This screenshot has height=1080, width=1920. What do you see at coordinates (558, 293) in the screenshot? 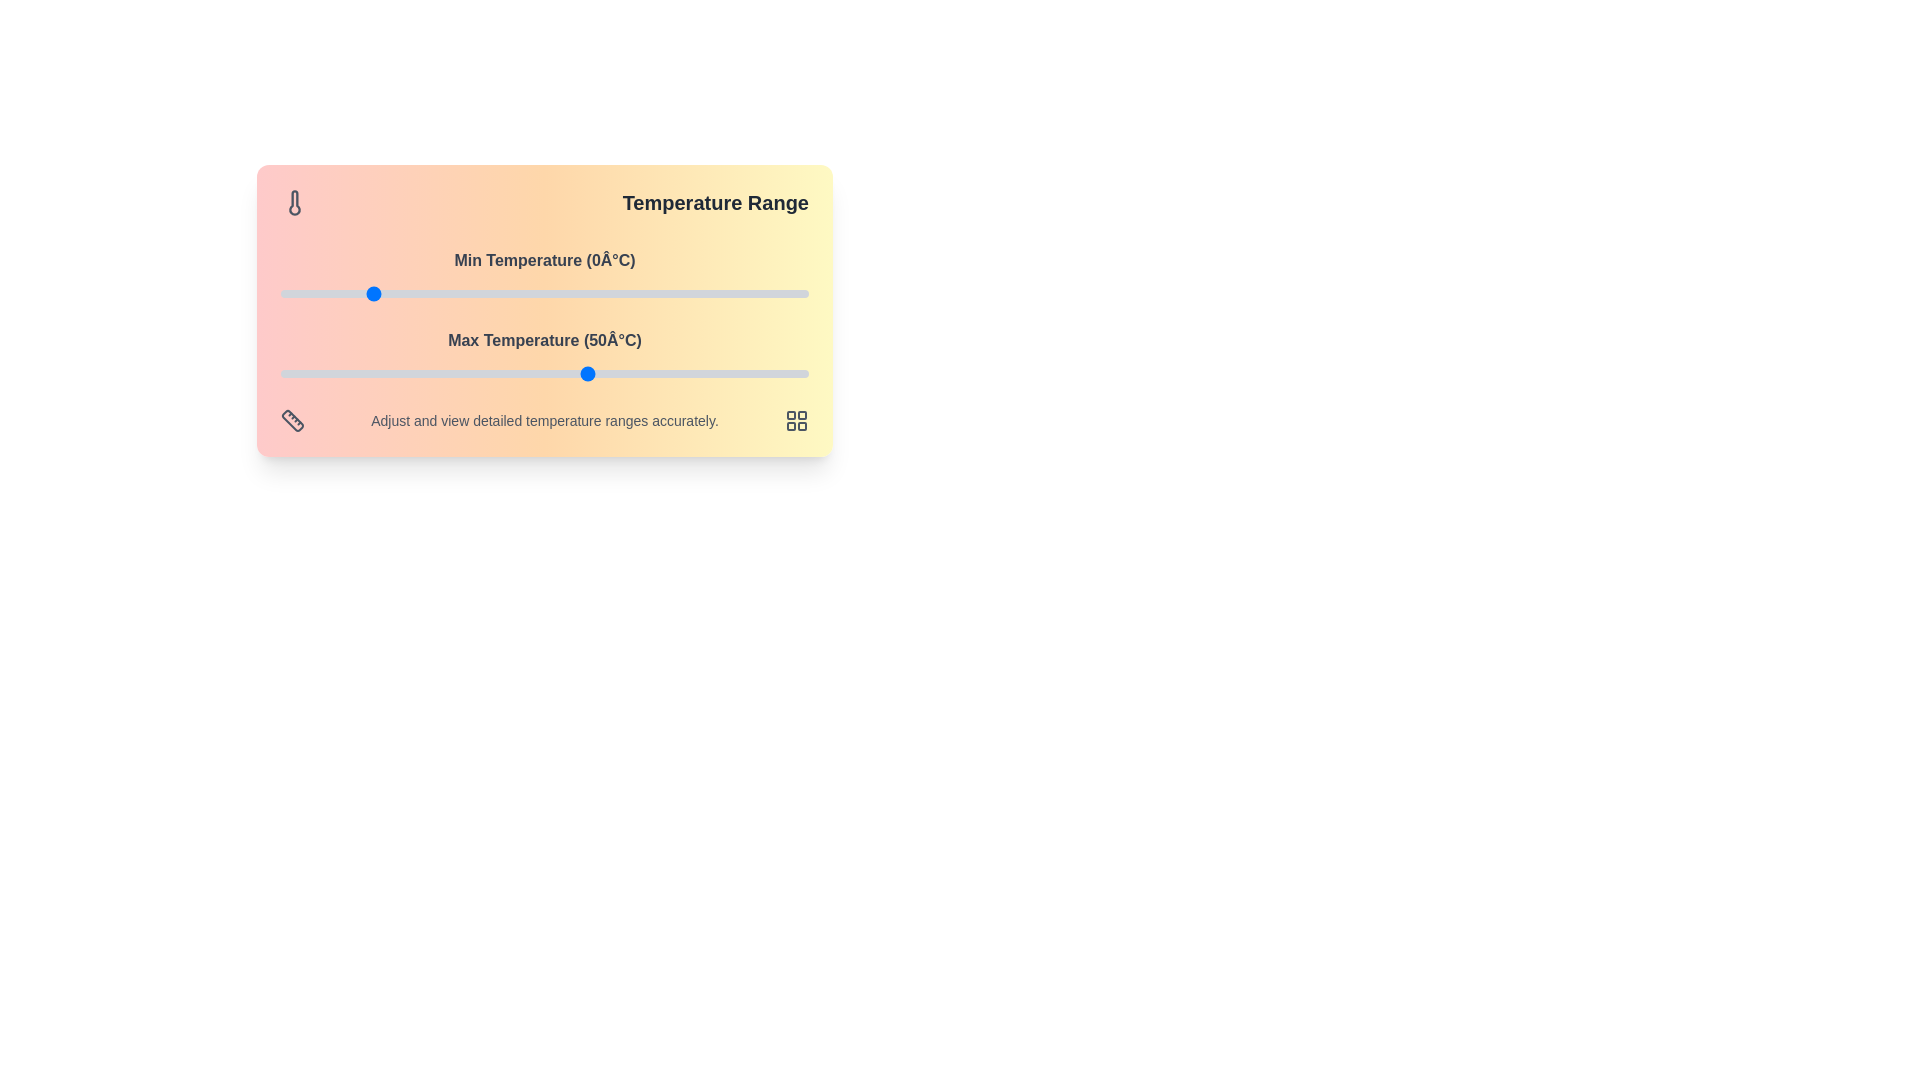
I see `the minimum temperature slider to 43°C` at bounding box center [558, 293].